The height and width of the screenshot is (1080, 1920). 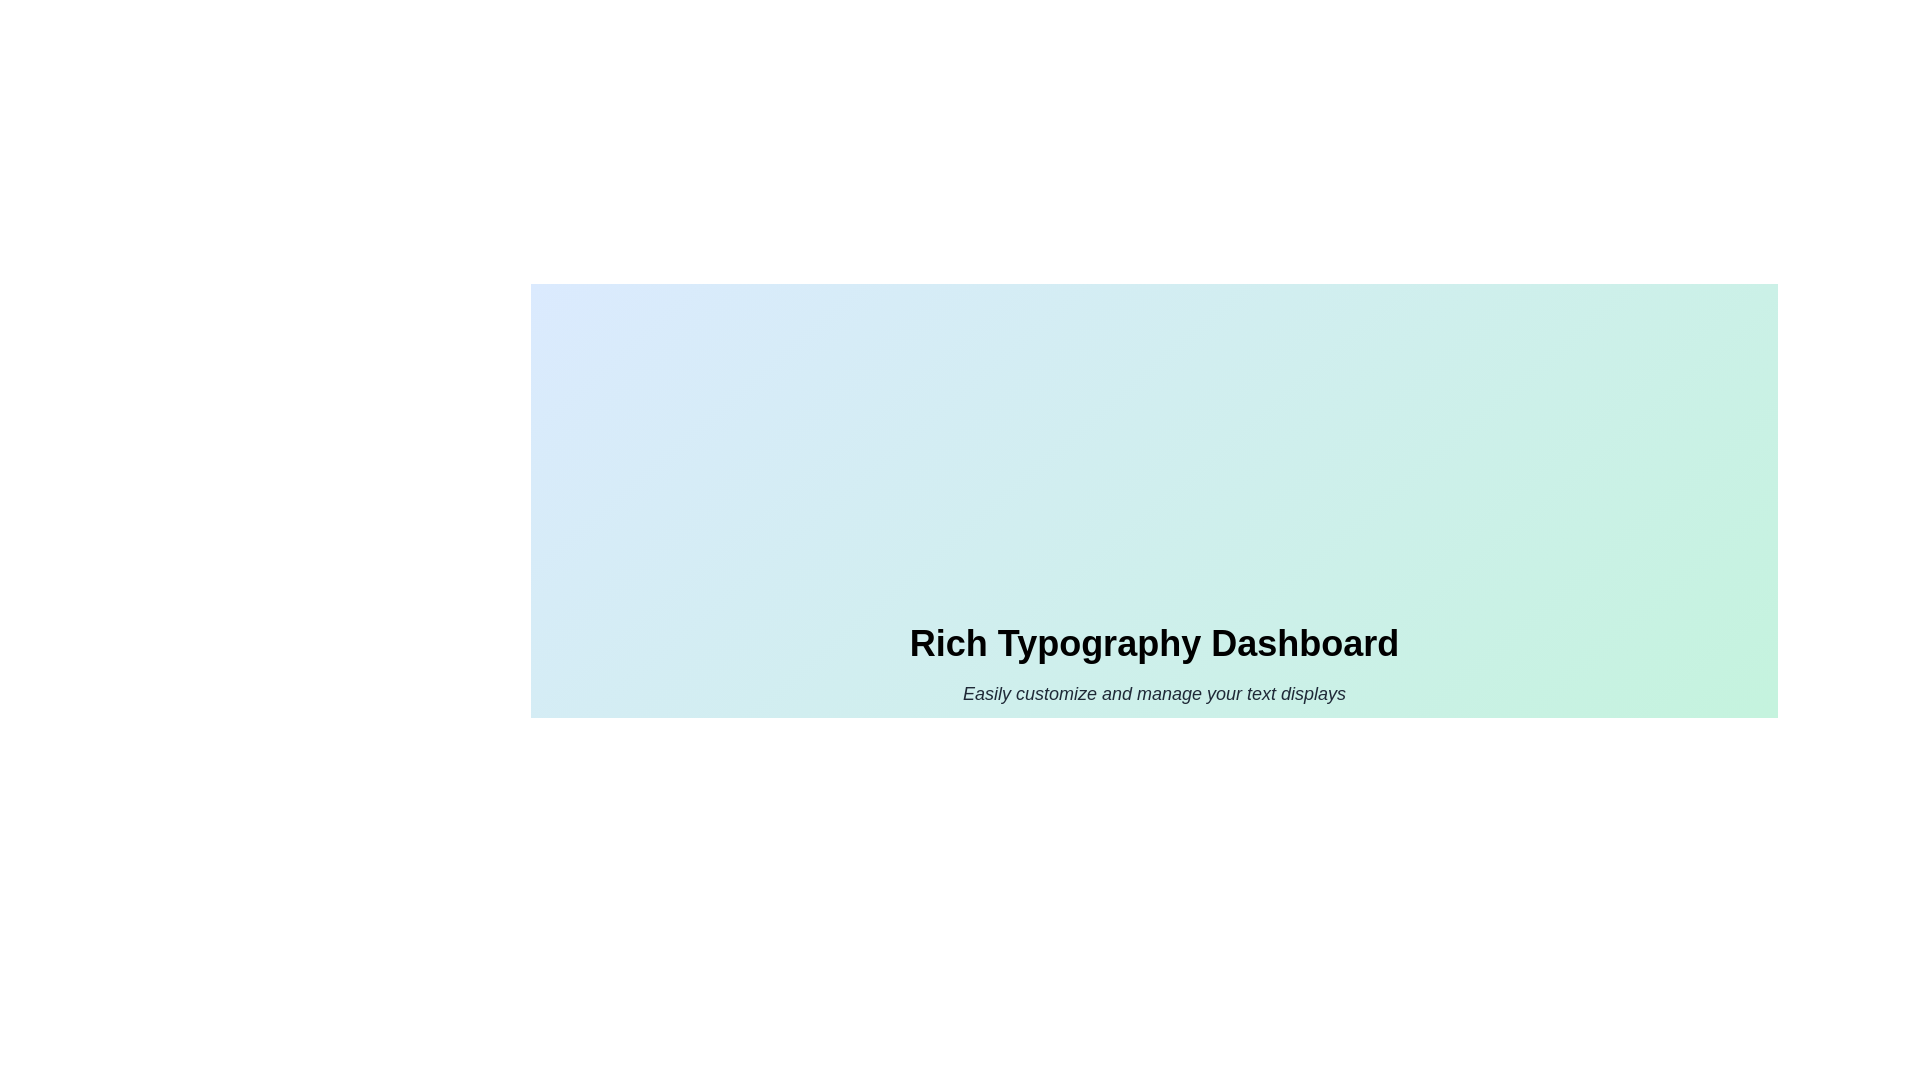 I want to click on the text label that reads 'Easily customize and manage your text displays', styled in italic dark gray font, located beneath the header 'Rich Typography Dashboard', so click(x=1154, y=693).